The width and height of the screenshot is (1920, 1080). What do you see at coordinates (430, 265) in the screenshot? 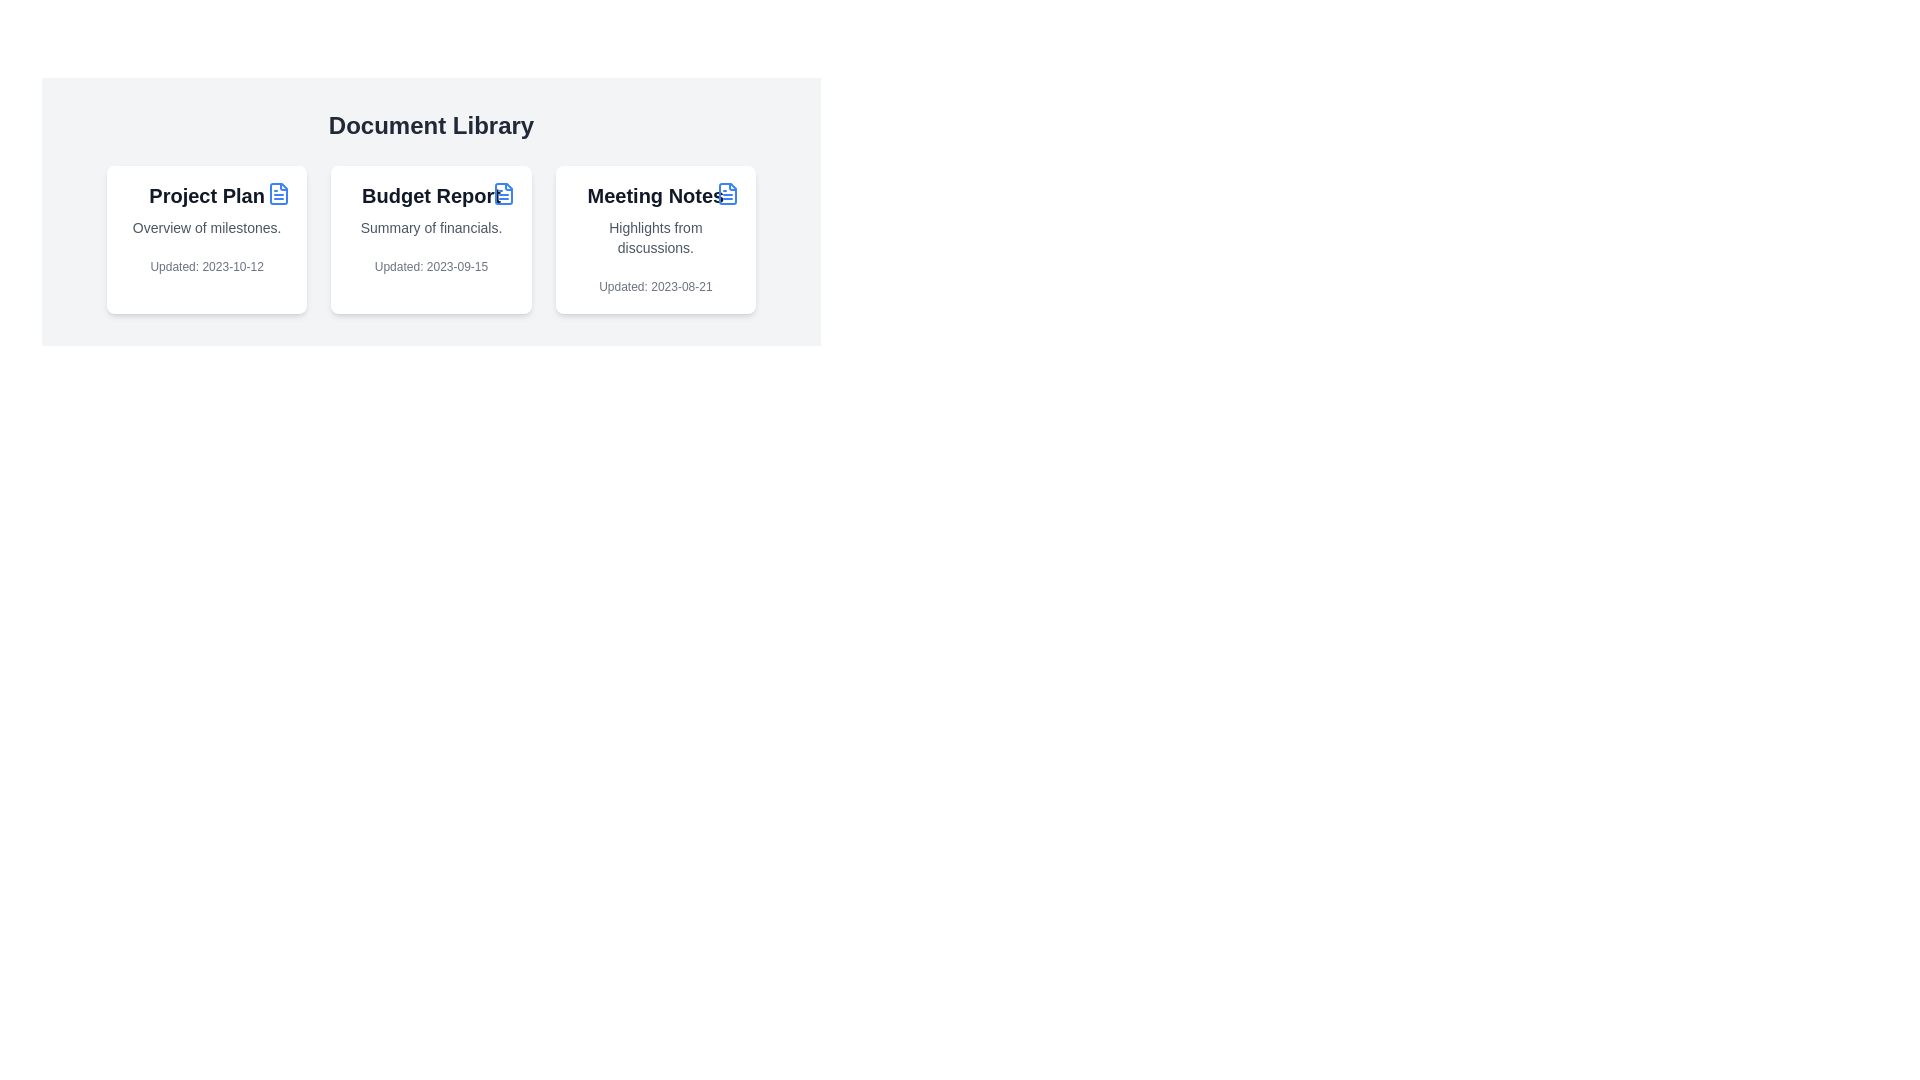
I see `the text label that informs the user of the last update date of the 'Budget Report' entry, located at the bottom of the 'Budget Report' card, below the description 'Summary of financials.'` at bounding box center [430, 265].